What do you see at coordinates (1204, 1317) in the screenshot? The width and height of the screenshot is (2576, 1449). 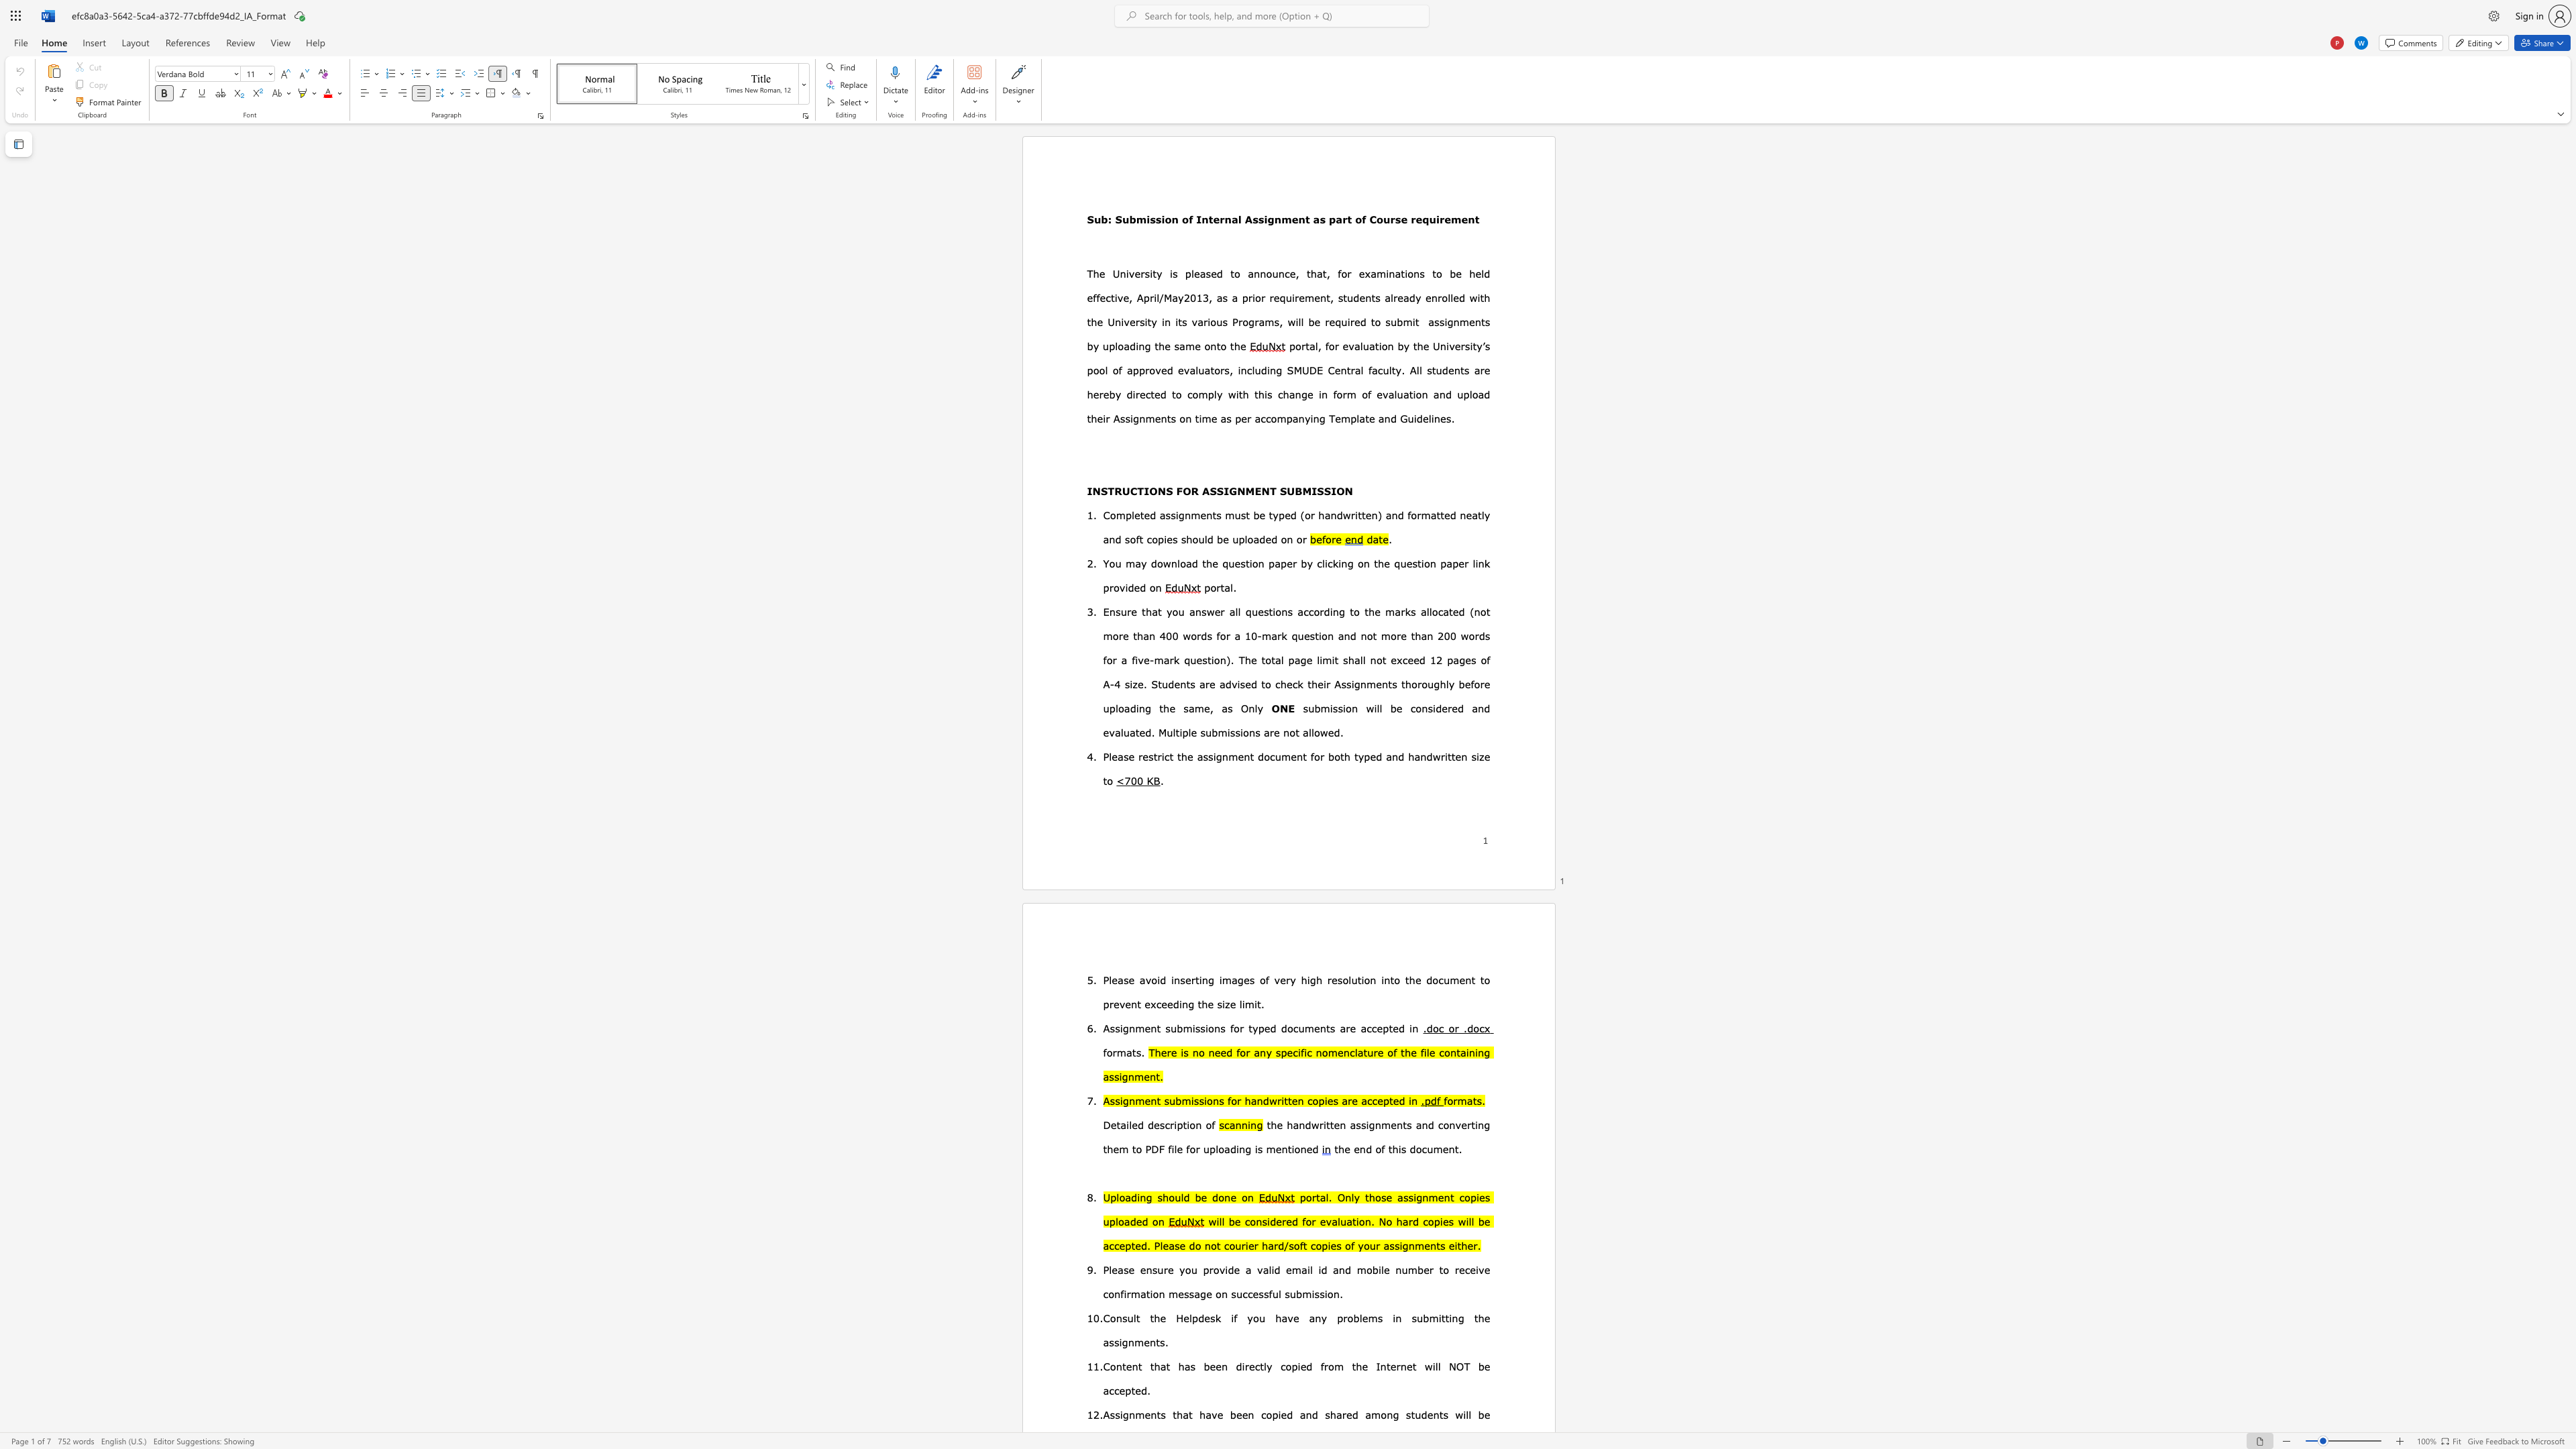 I see `the subset text "esk i" within the text "Consult the Helpdesk if you have any problems in"` at bounding box center [1204, 1317].